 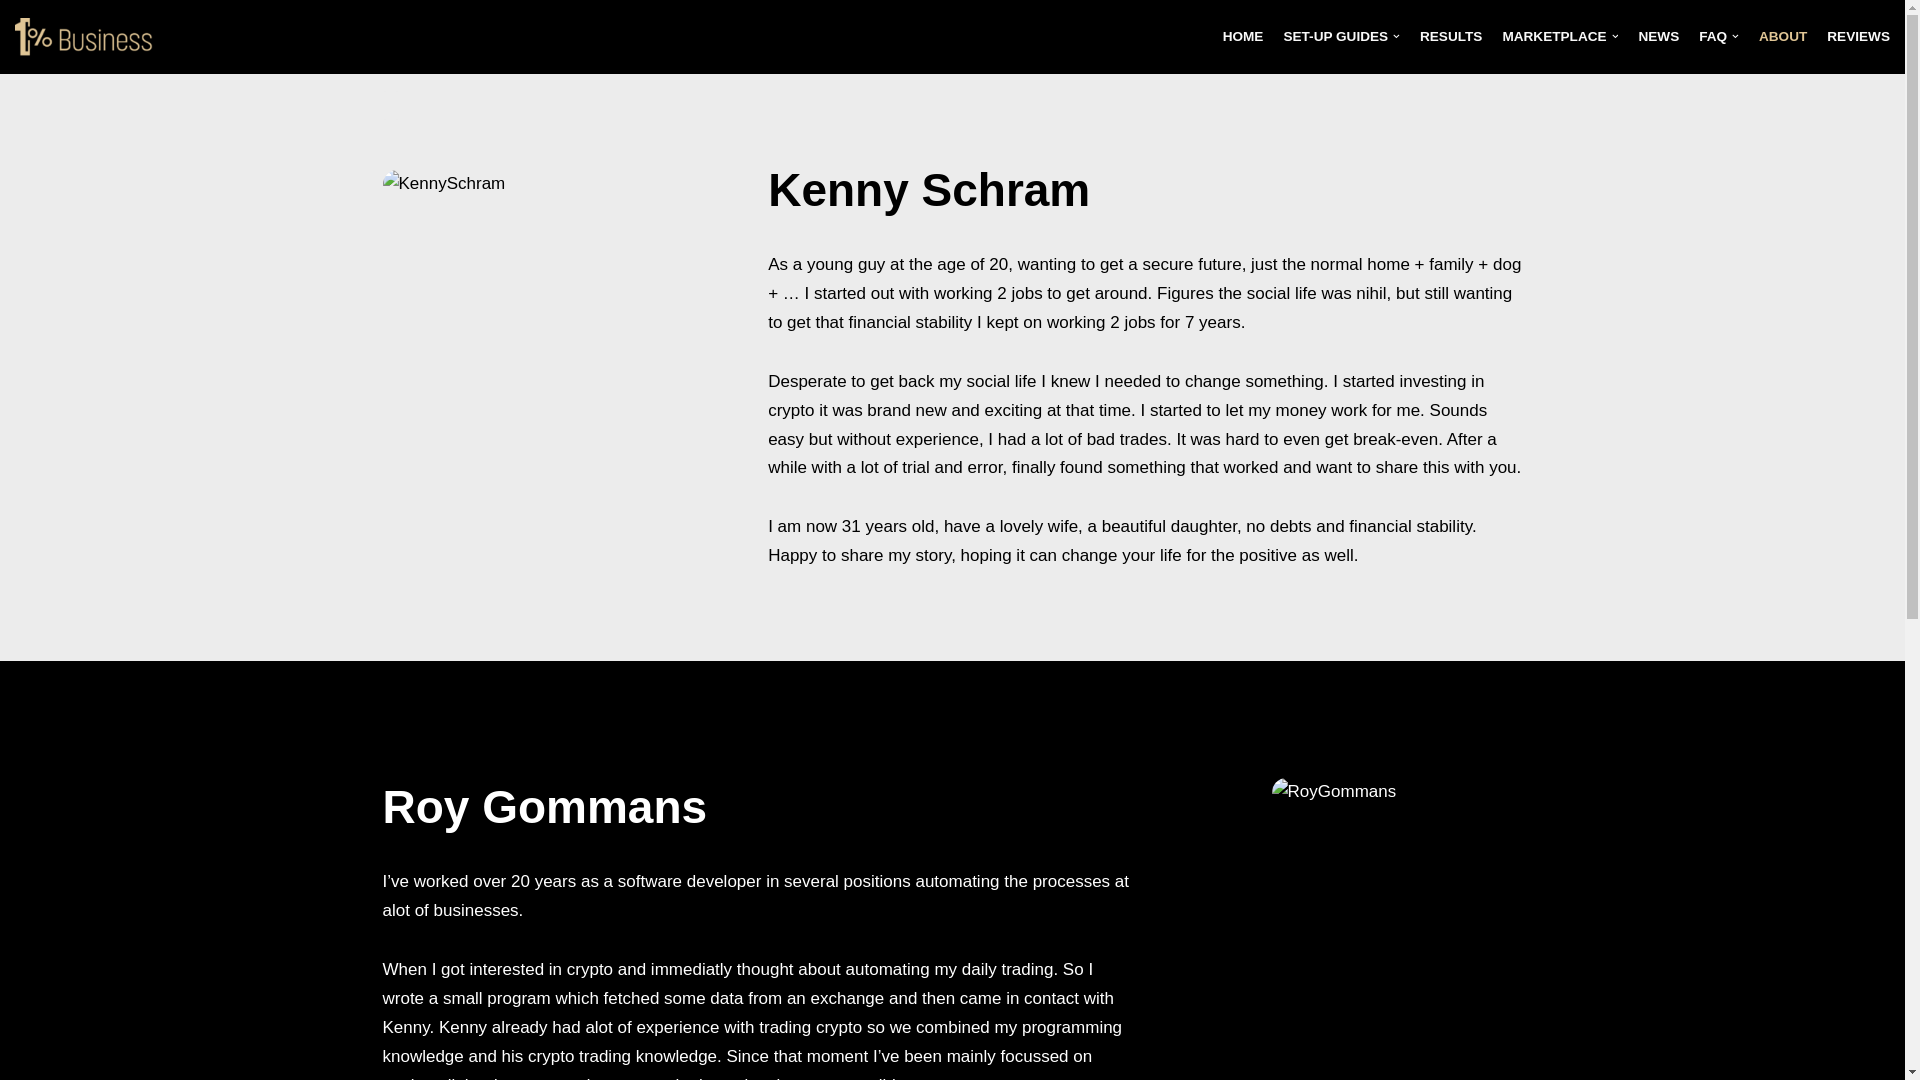 I want to click on 'NEWS', so click(x=1658, y=36).